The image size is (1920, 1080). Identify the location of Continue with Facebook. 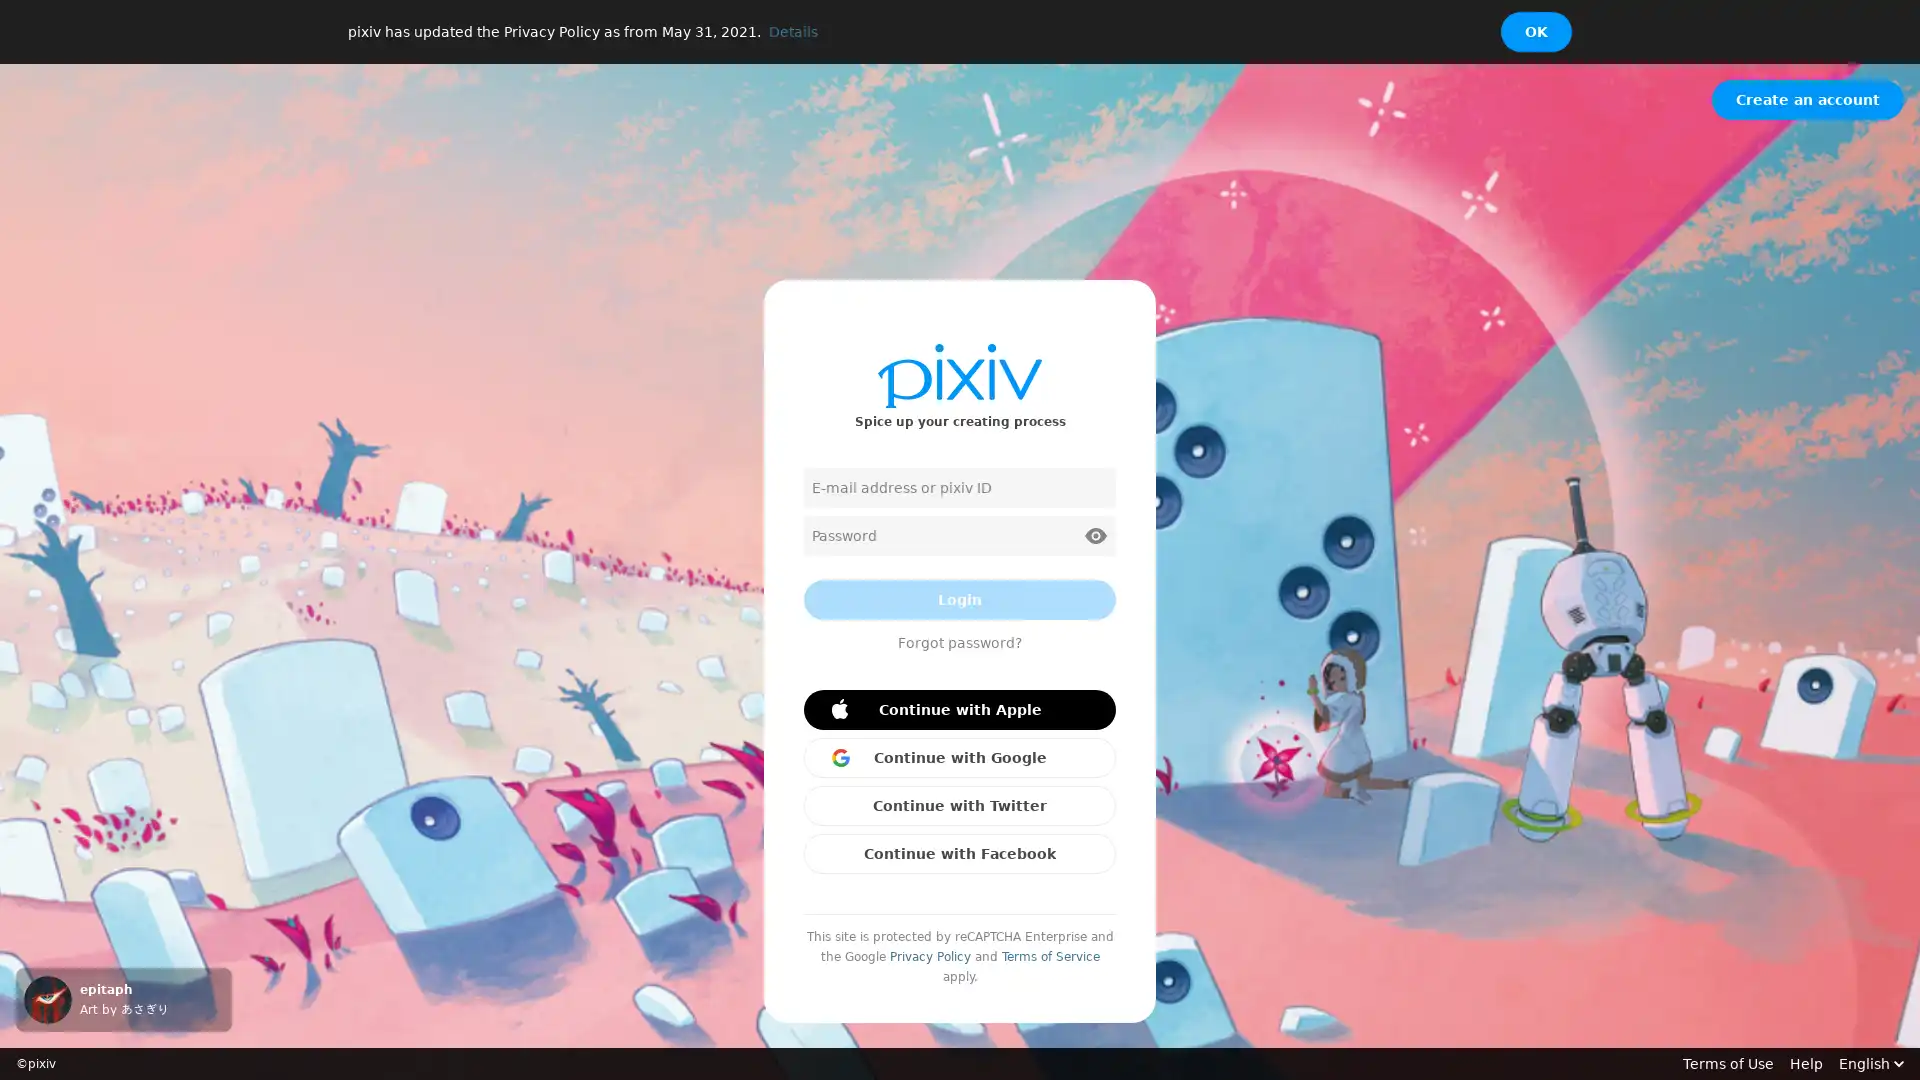
(960, 853).